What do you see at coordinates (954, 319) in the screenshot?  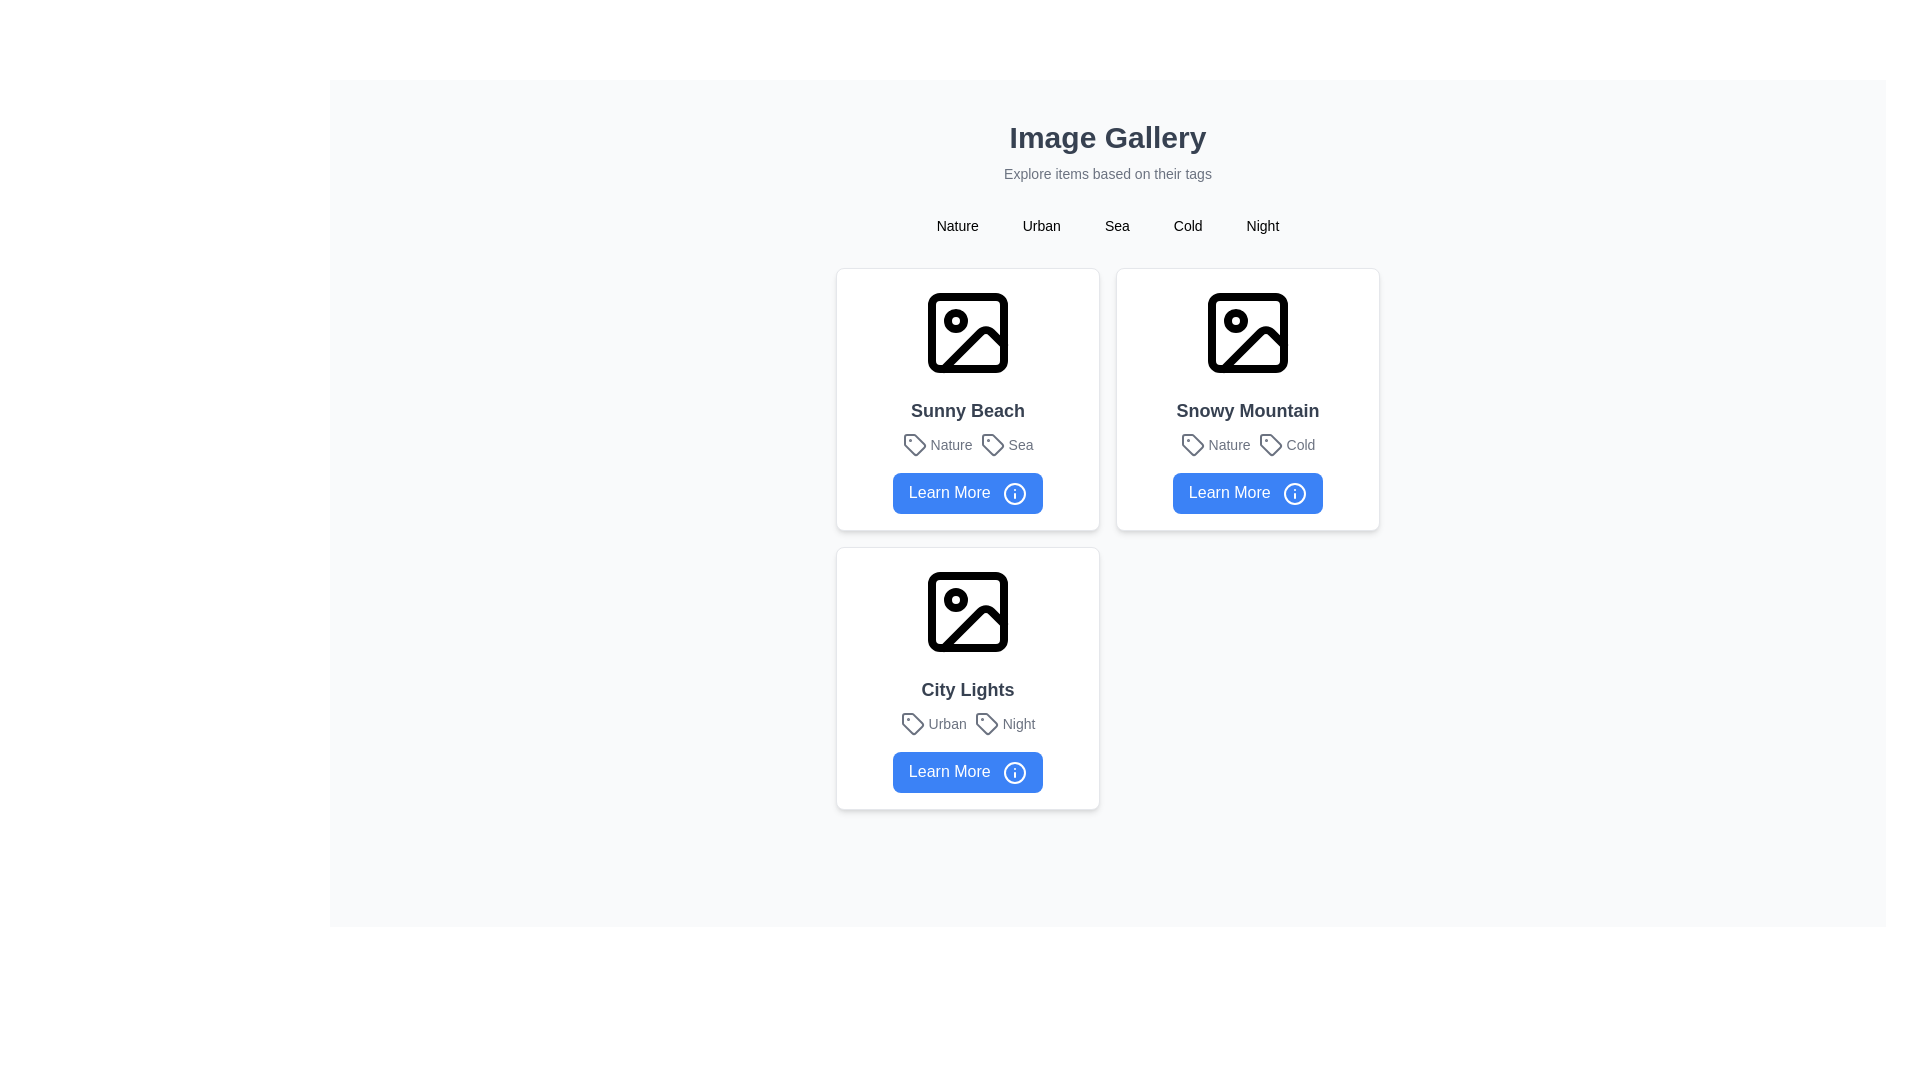 I see `the small circular dot within the SVG graphic of the image placeholder icon in the 'Sunny Beach' card` at bounding box center [954, 319].